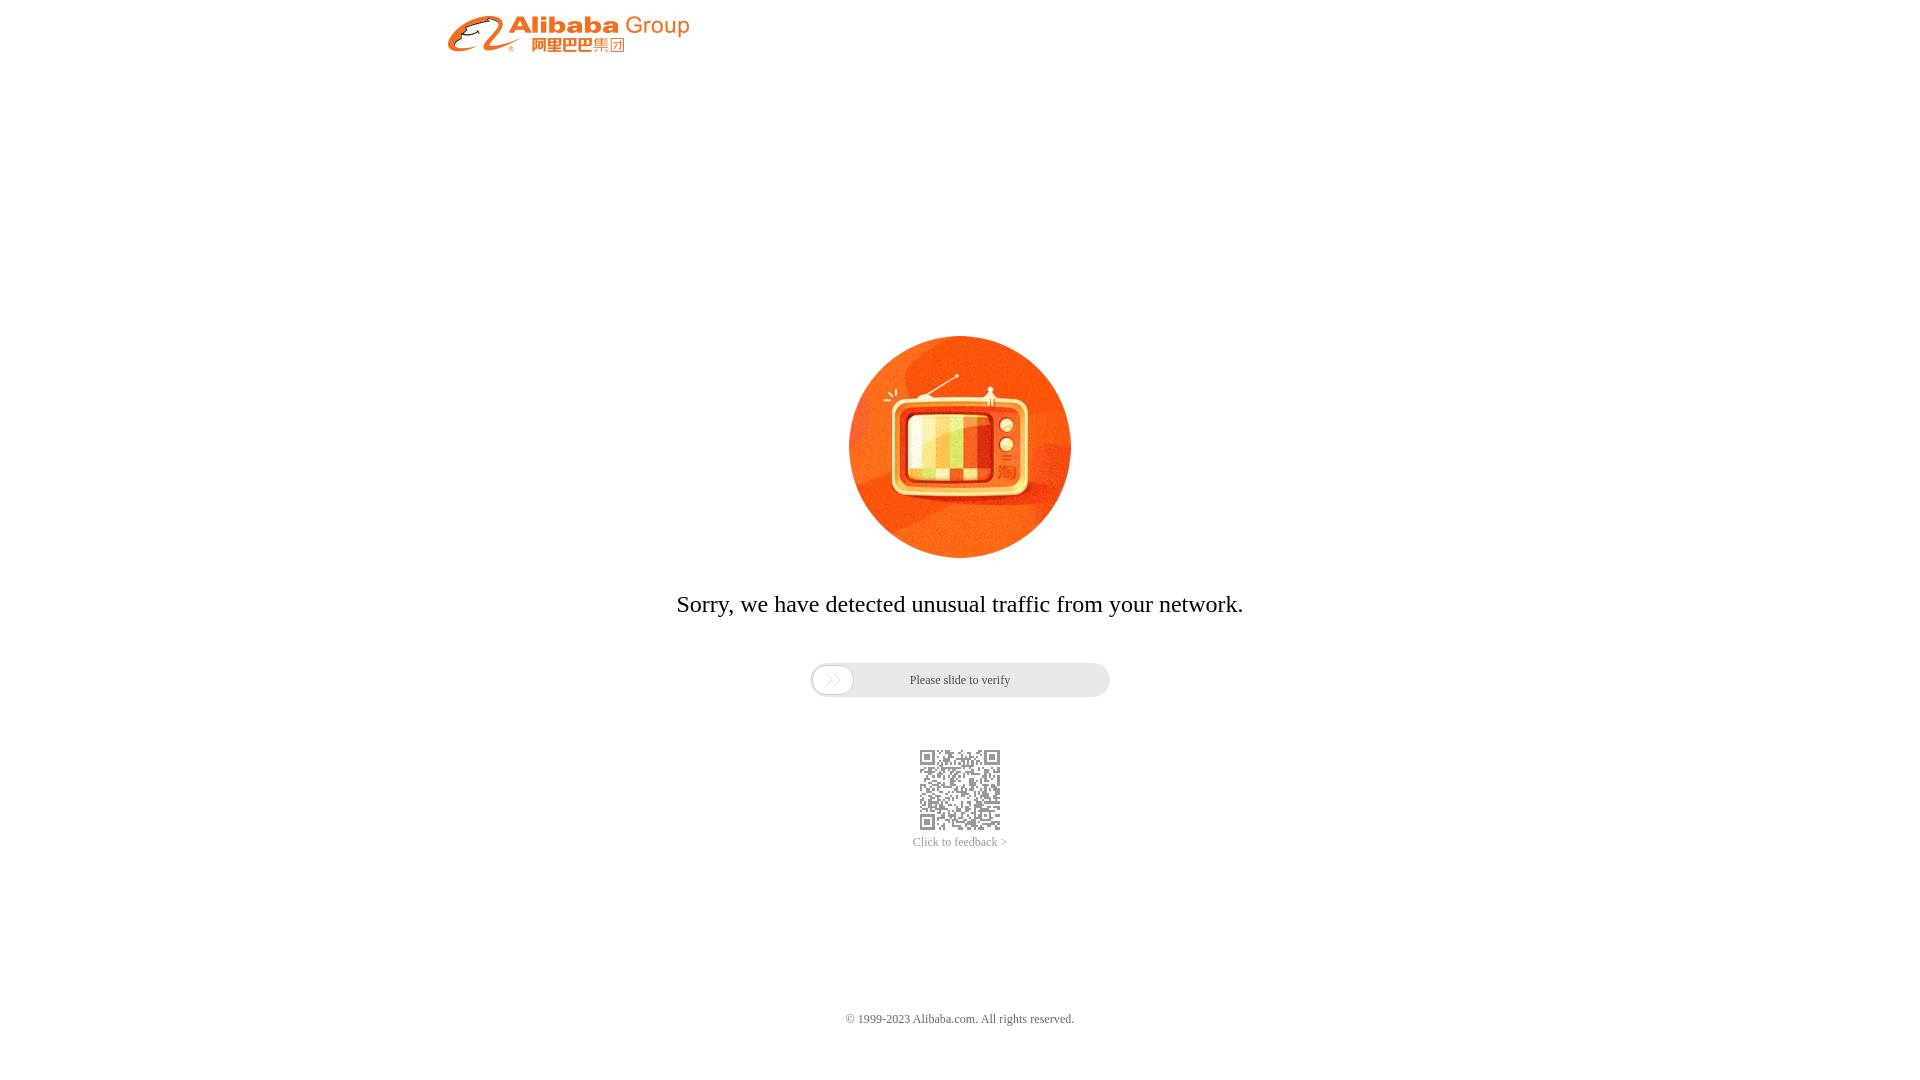  What do you see at coordinates (960, 842) in the screenshot?
I see `'Click to feedback >'` at bounding box center [960, 842].